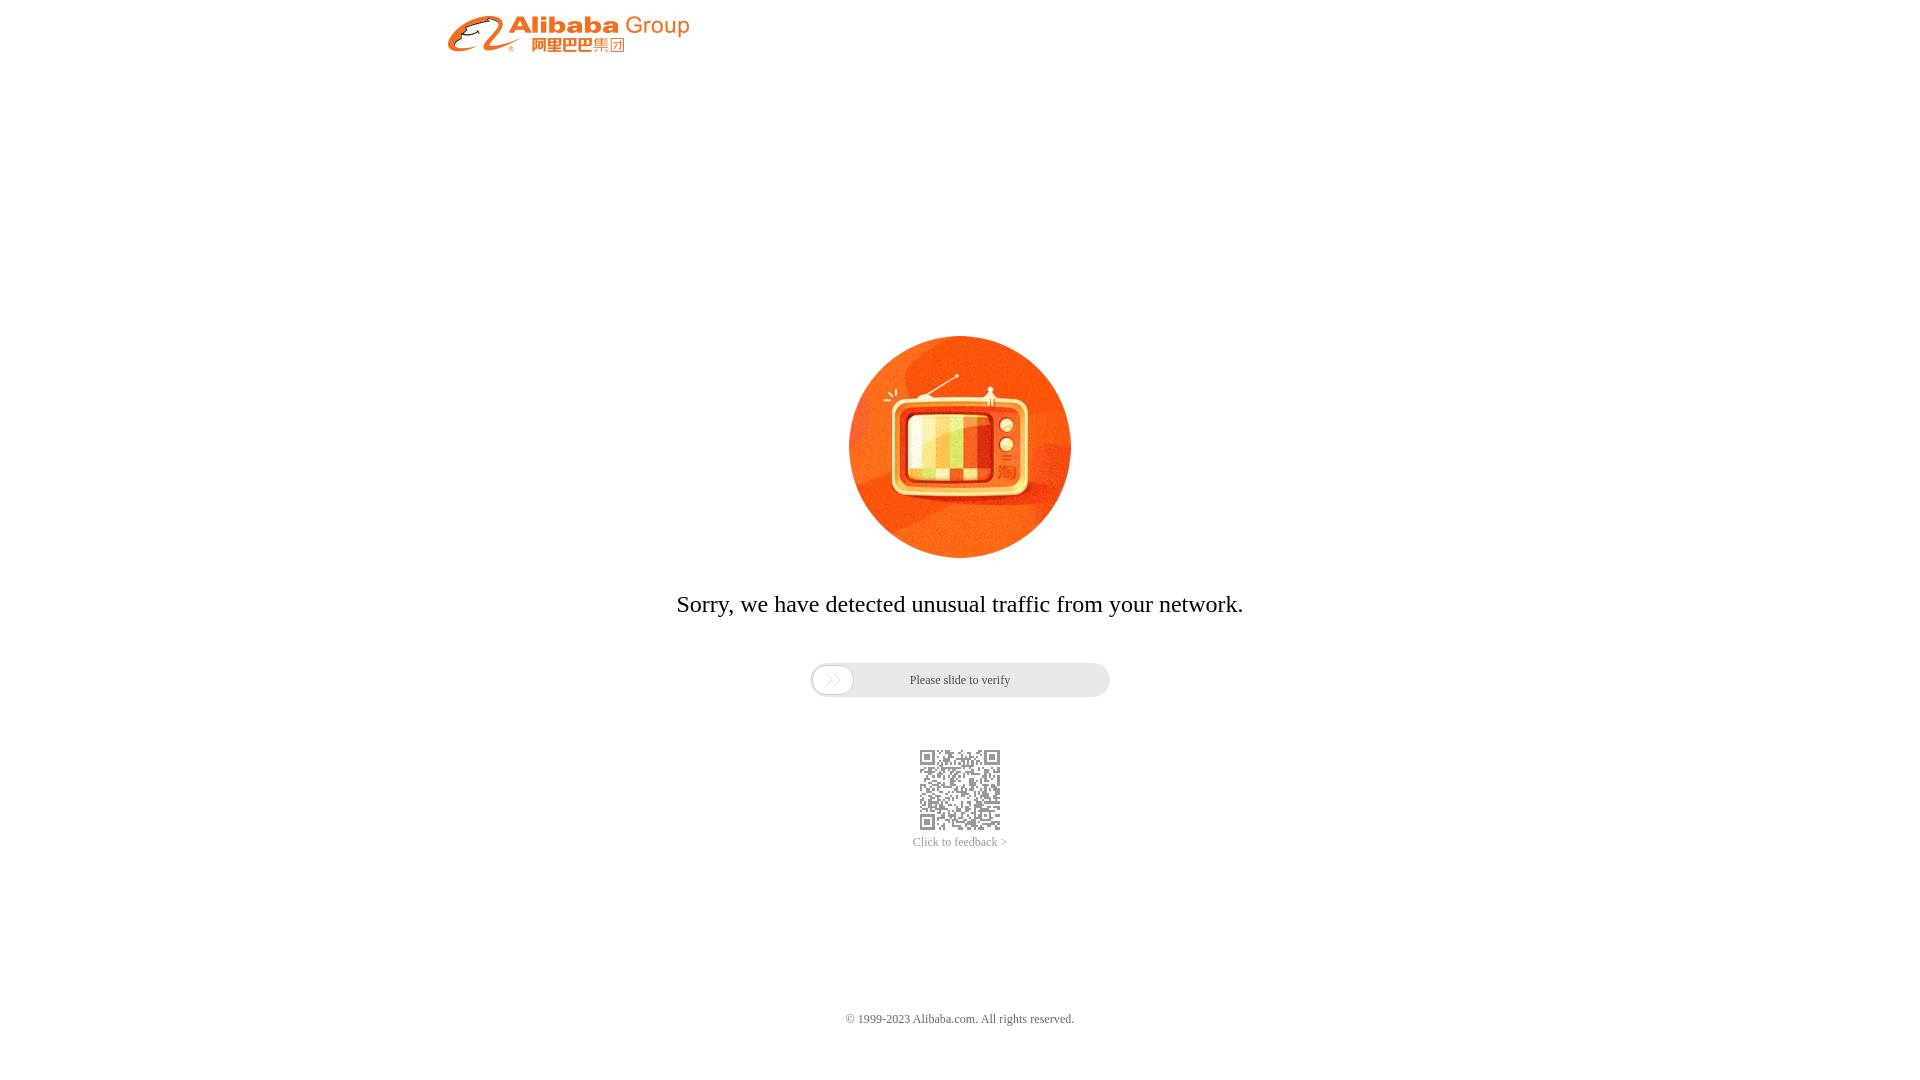  What do you see at coordinates (960, 842) in the screenshot?
I see `'Click to feedback >'` at bounding box center [960, 842].